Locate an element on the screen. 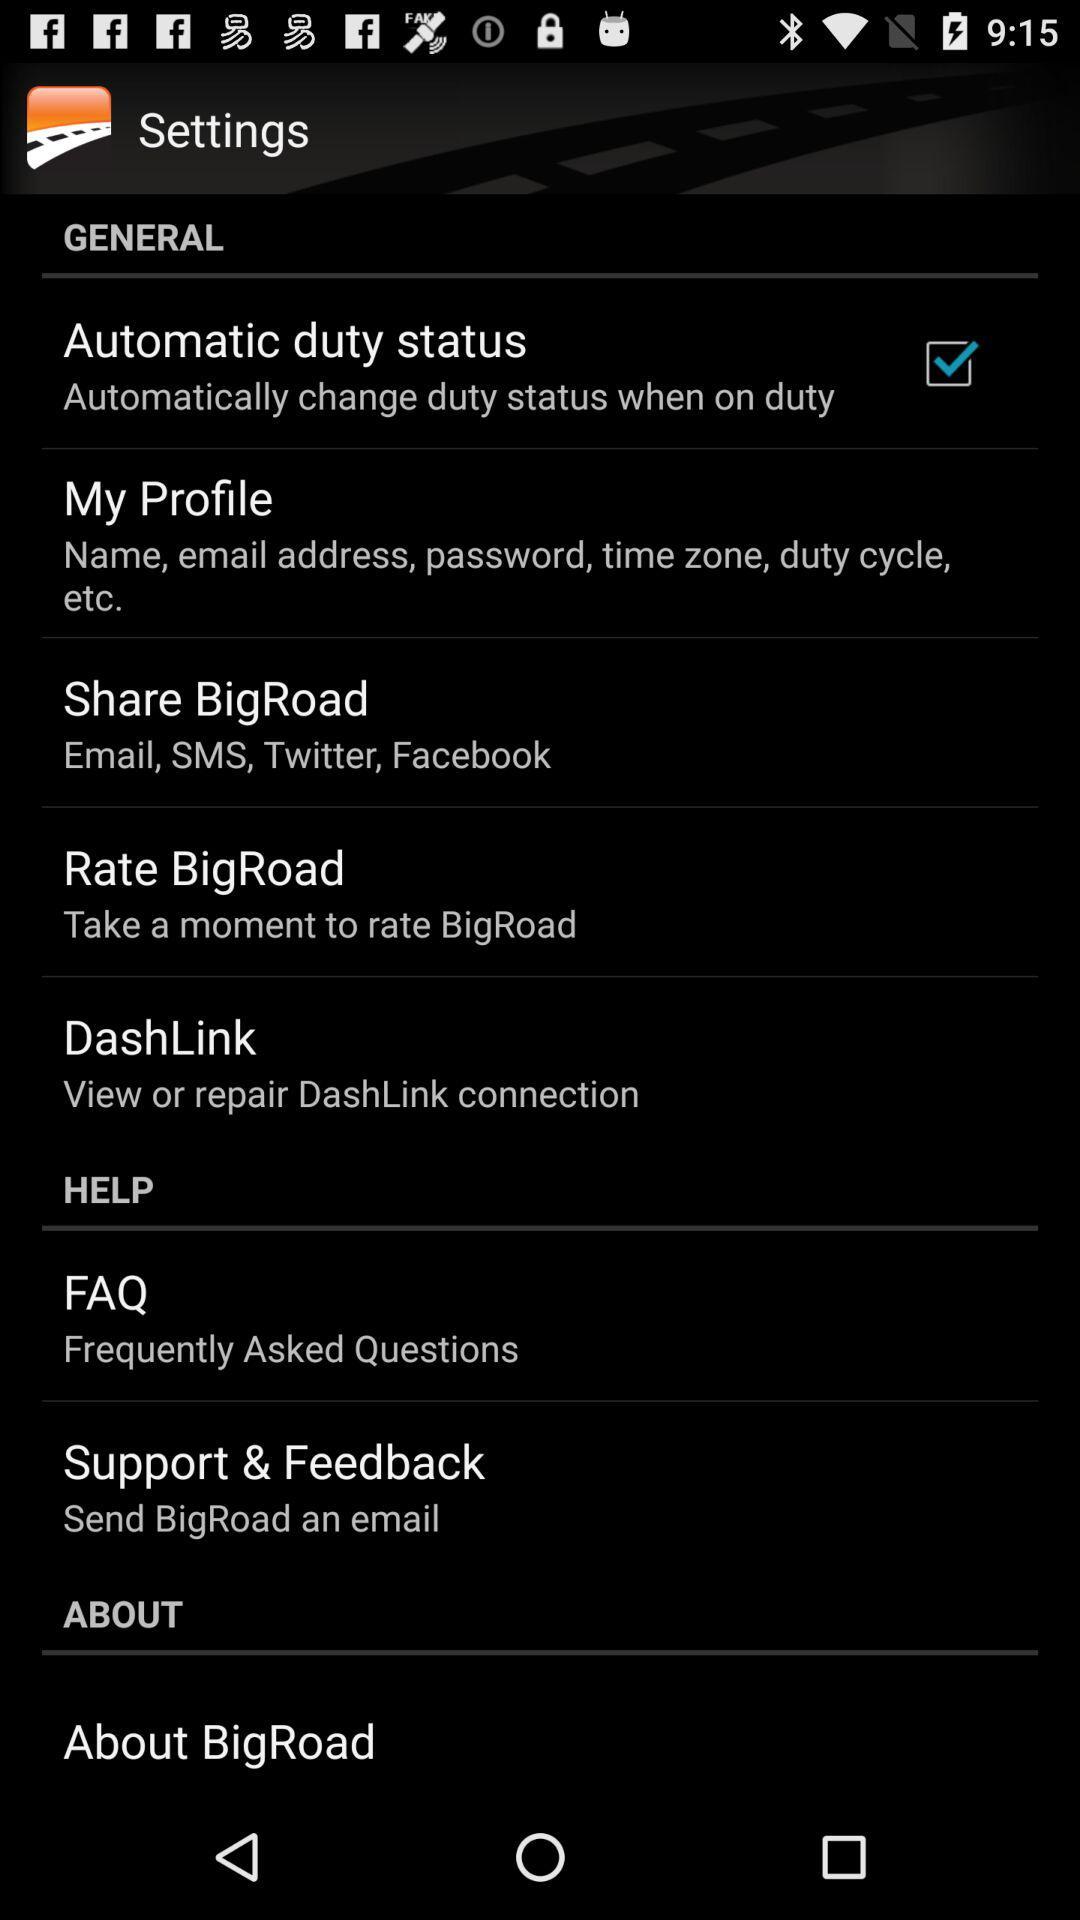 This screenshot has width=1080, height=1920. app below the automatically change duty app is located at coordinates (167, 496).